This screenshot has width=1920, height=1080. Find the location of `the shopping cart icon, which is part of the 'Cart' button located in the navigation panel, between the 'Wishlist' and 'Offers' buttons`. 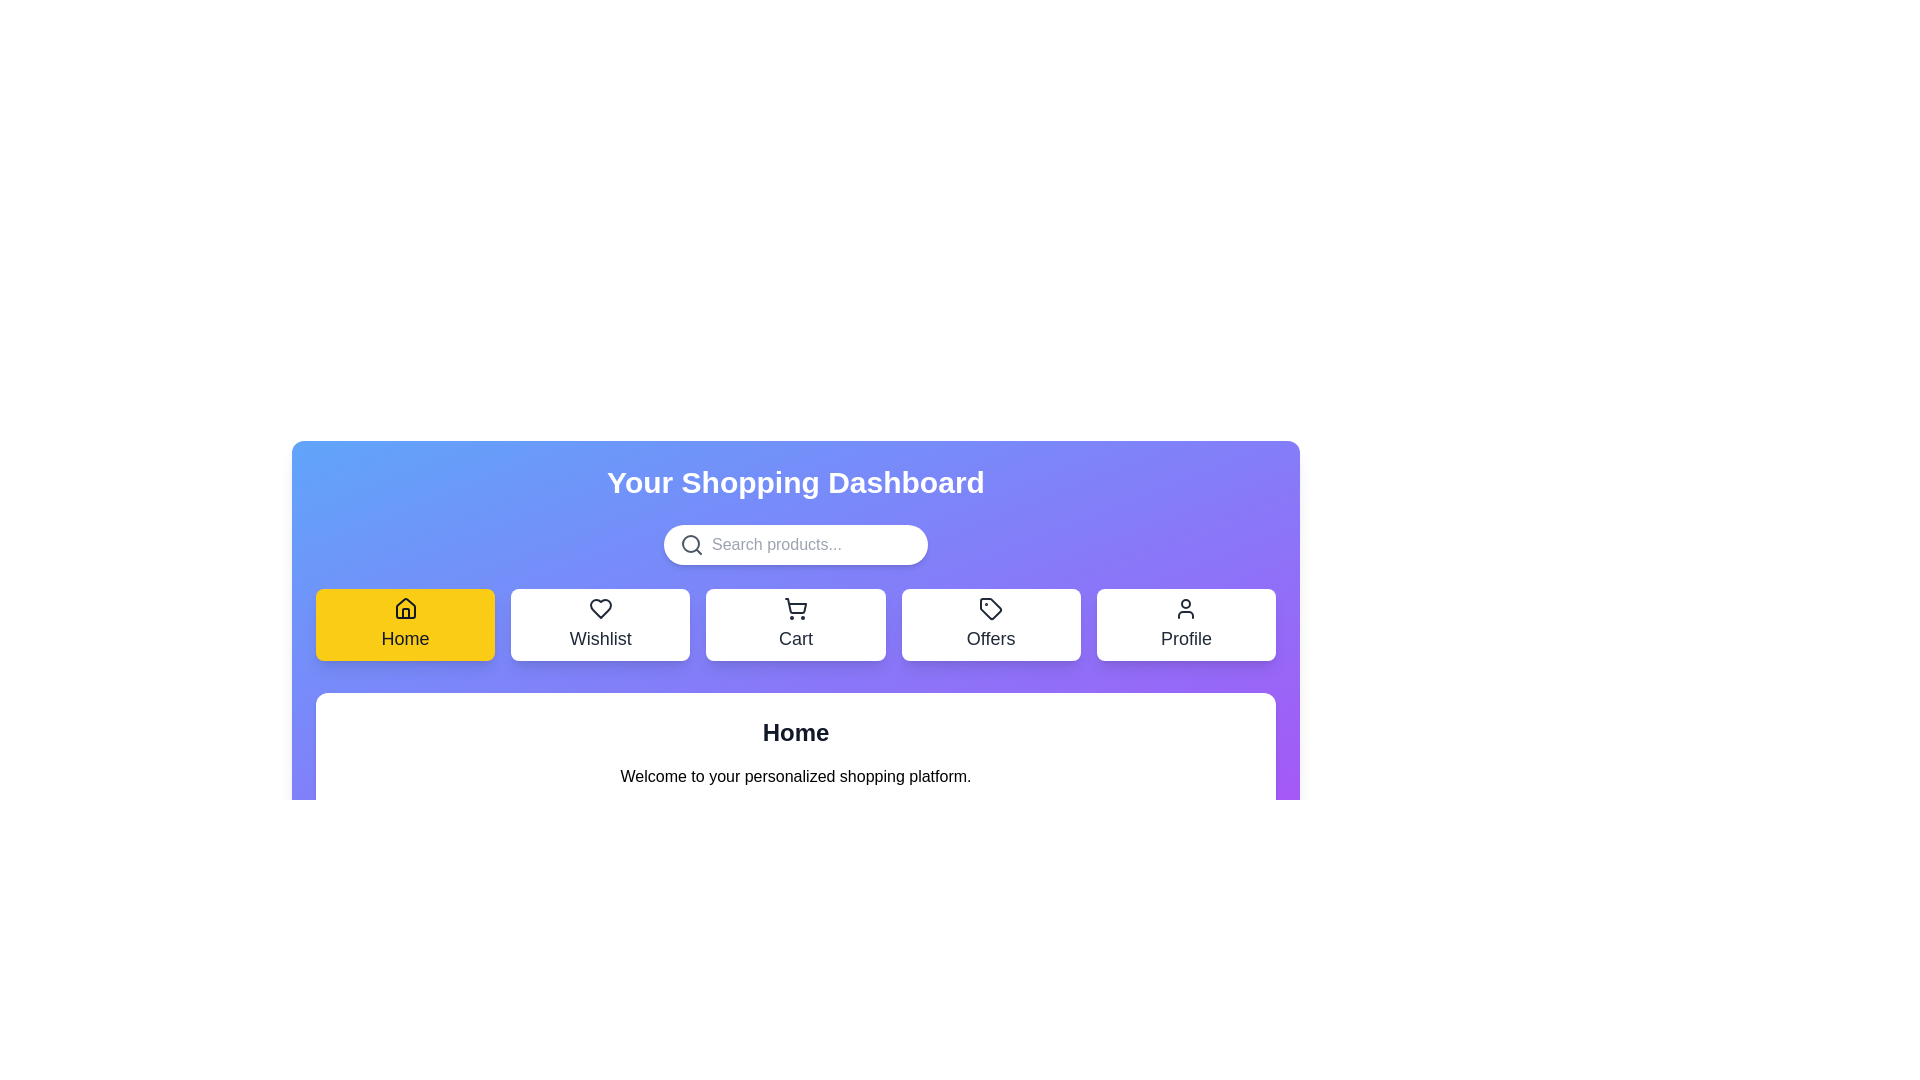

the shopping cart icon, which is part of the 'Cart' button located in the navigation panel, between the 'Wishlist' and 'Offers' buttons is located at coordinates (795, 608).